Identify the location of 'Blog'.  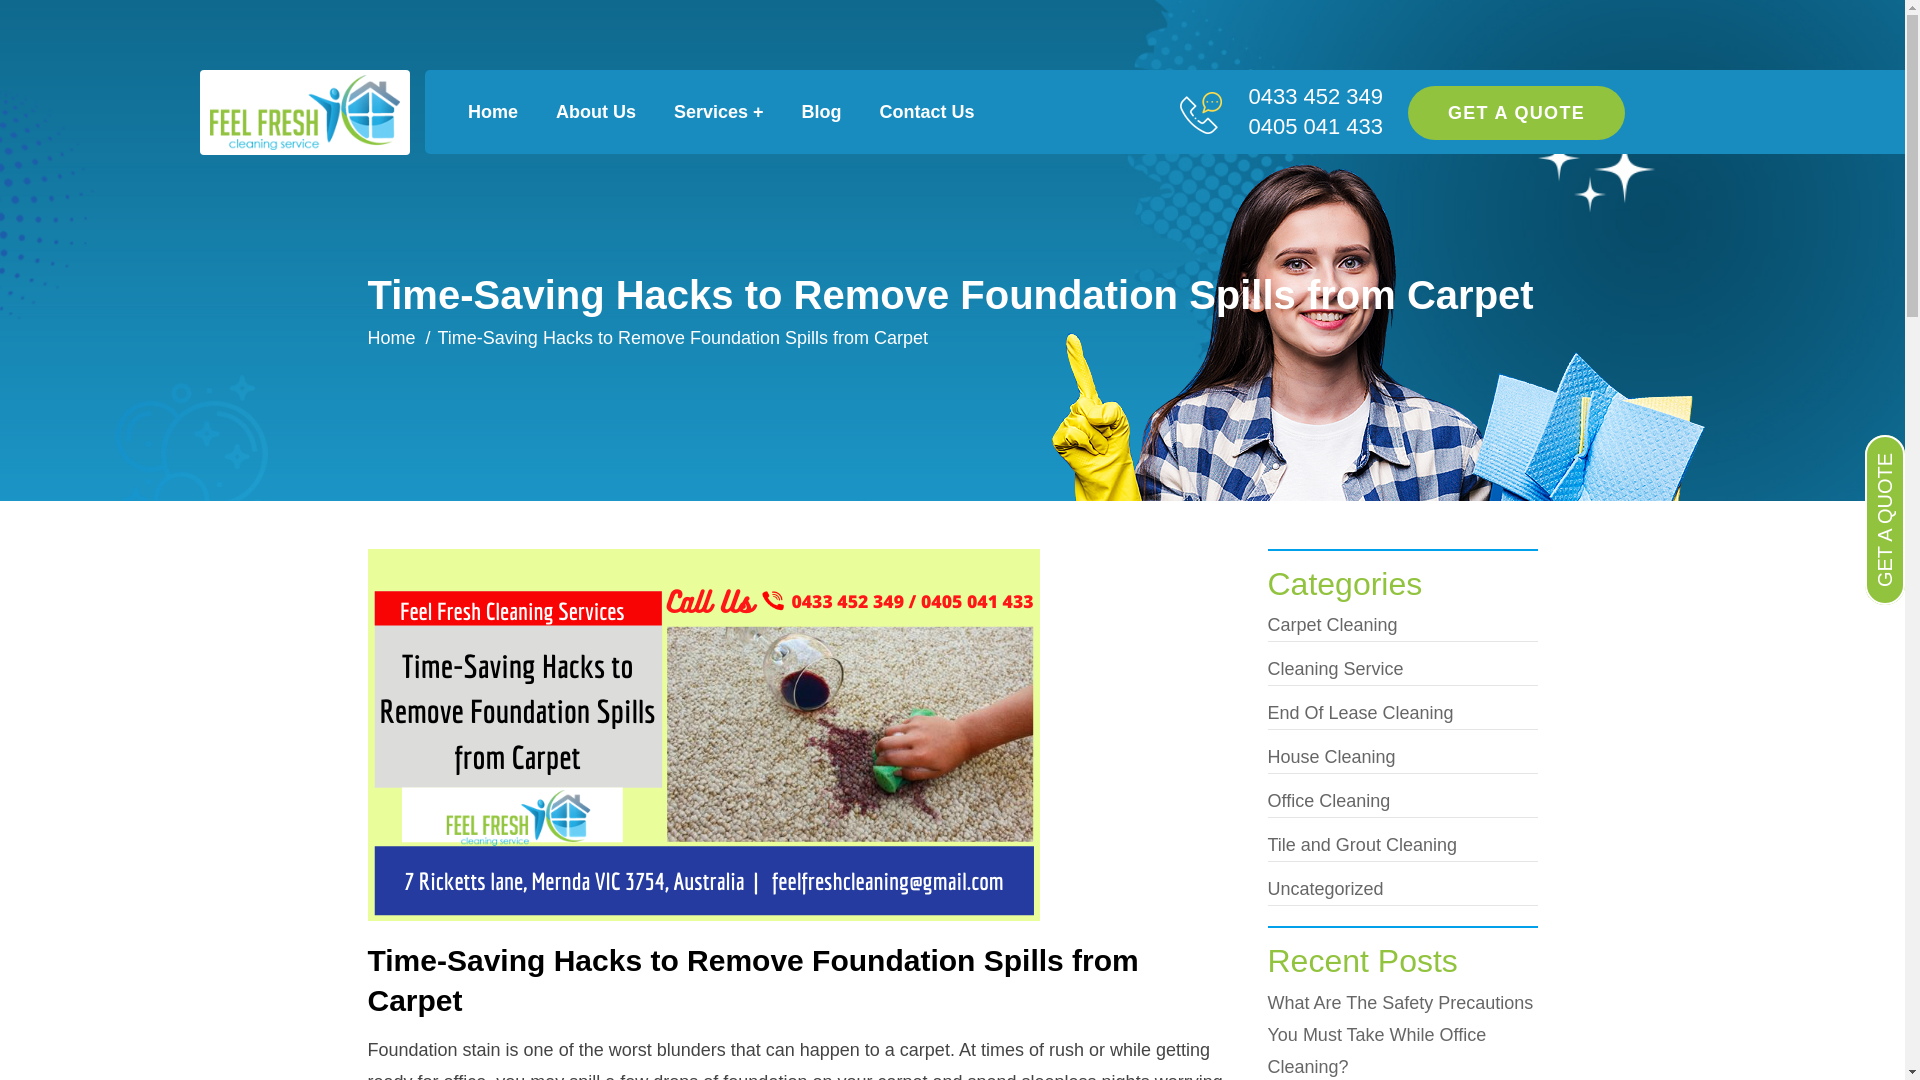
(801, 111).